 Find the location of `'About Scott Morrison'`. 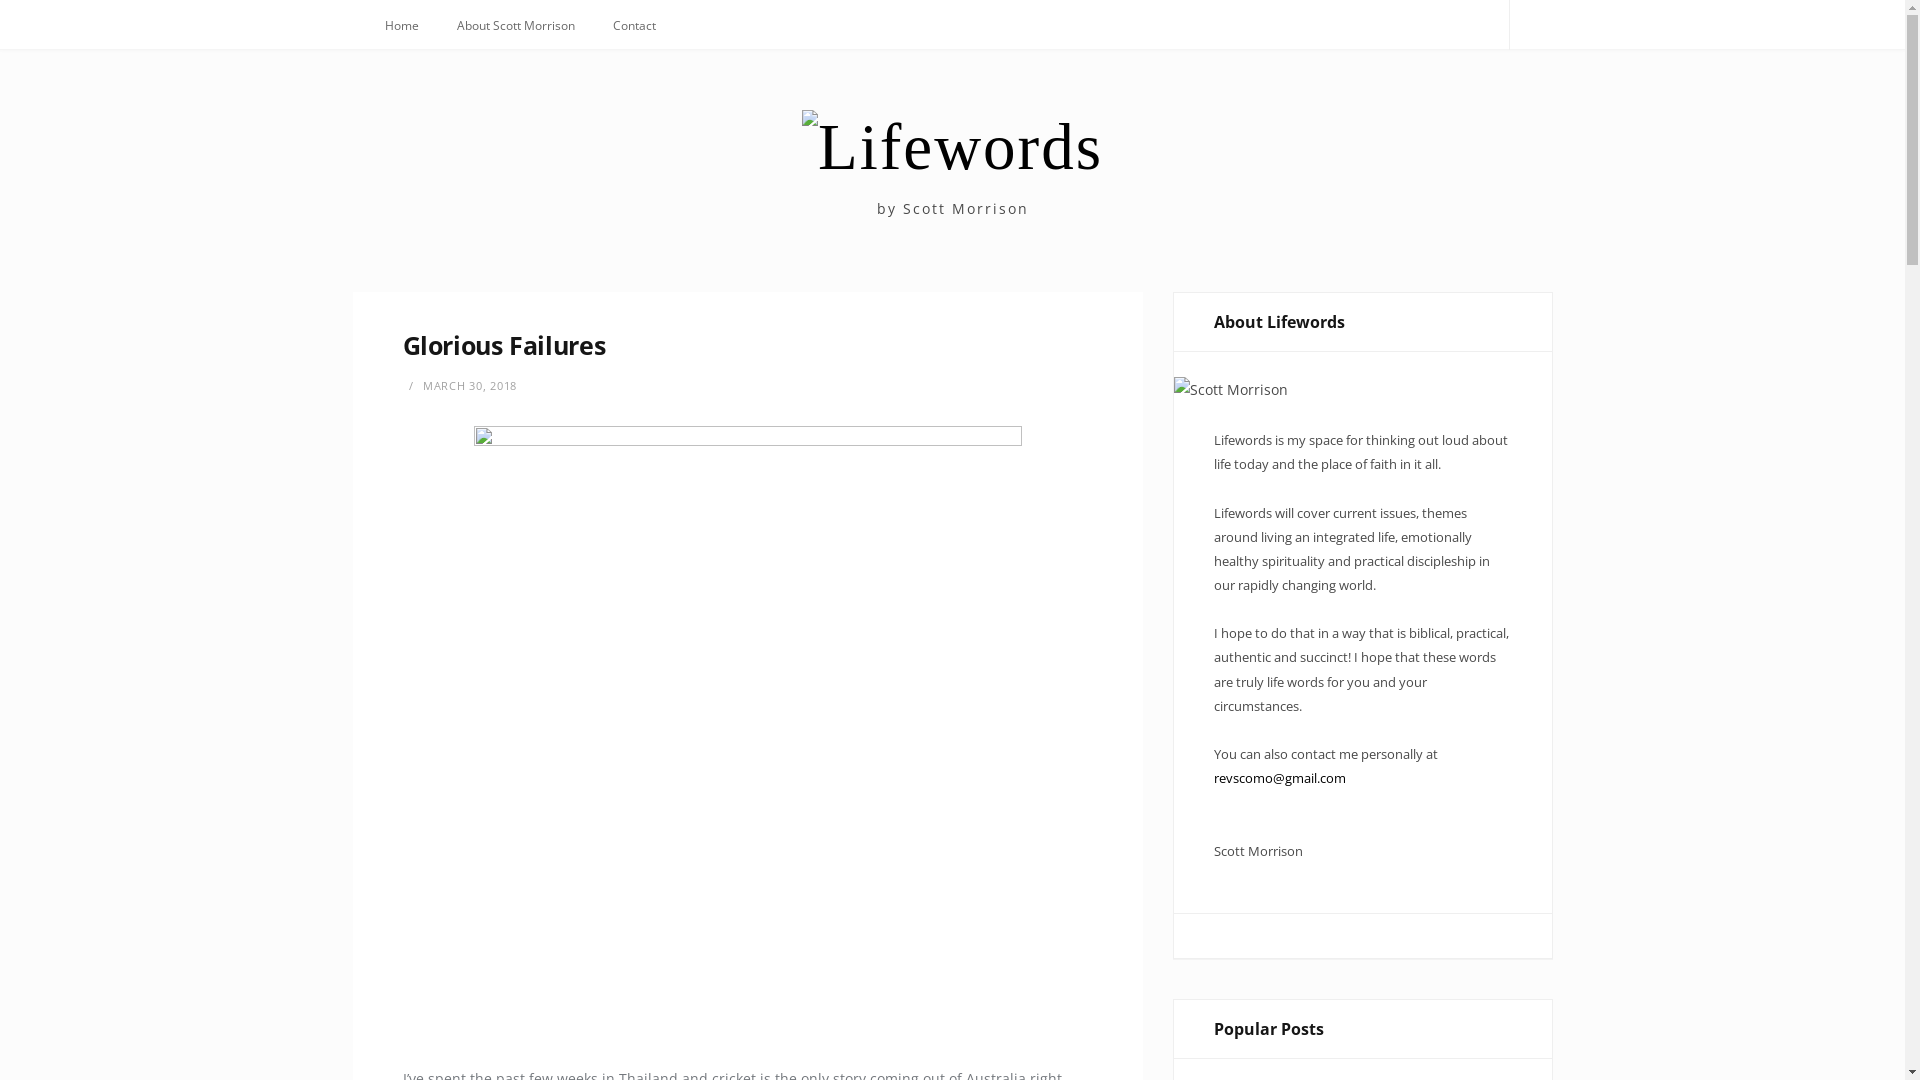

'About Scott Morrison' is located at coordinates (515, 26).